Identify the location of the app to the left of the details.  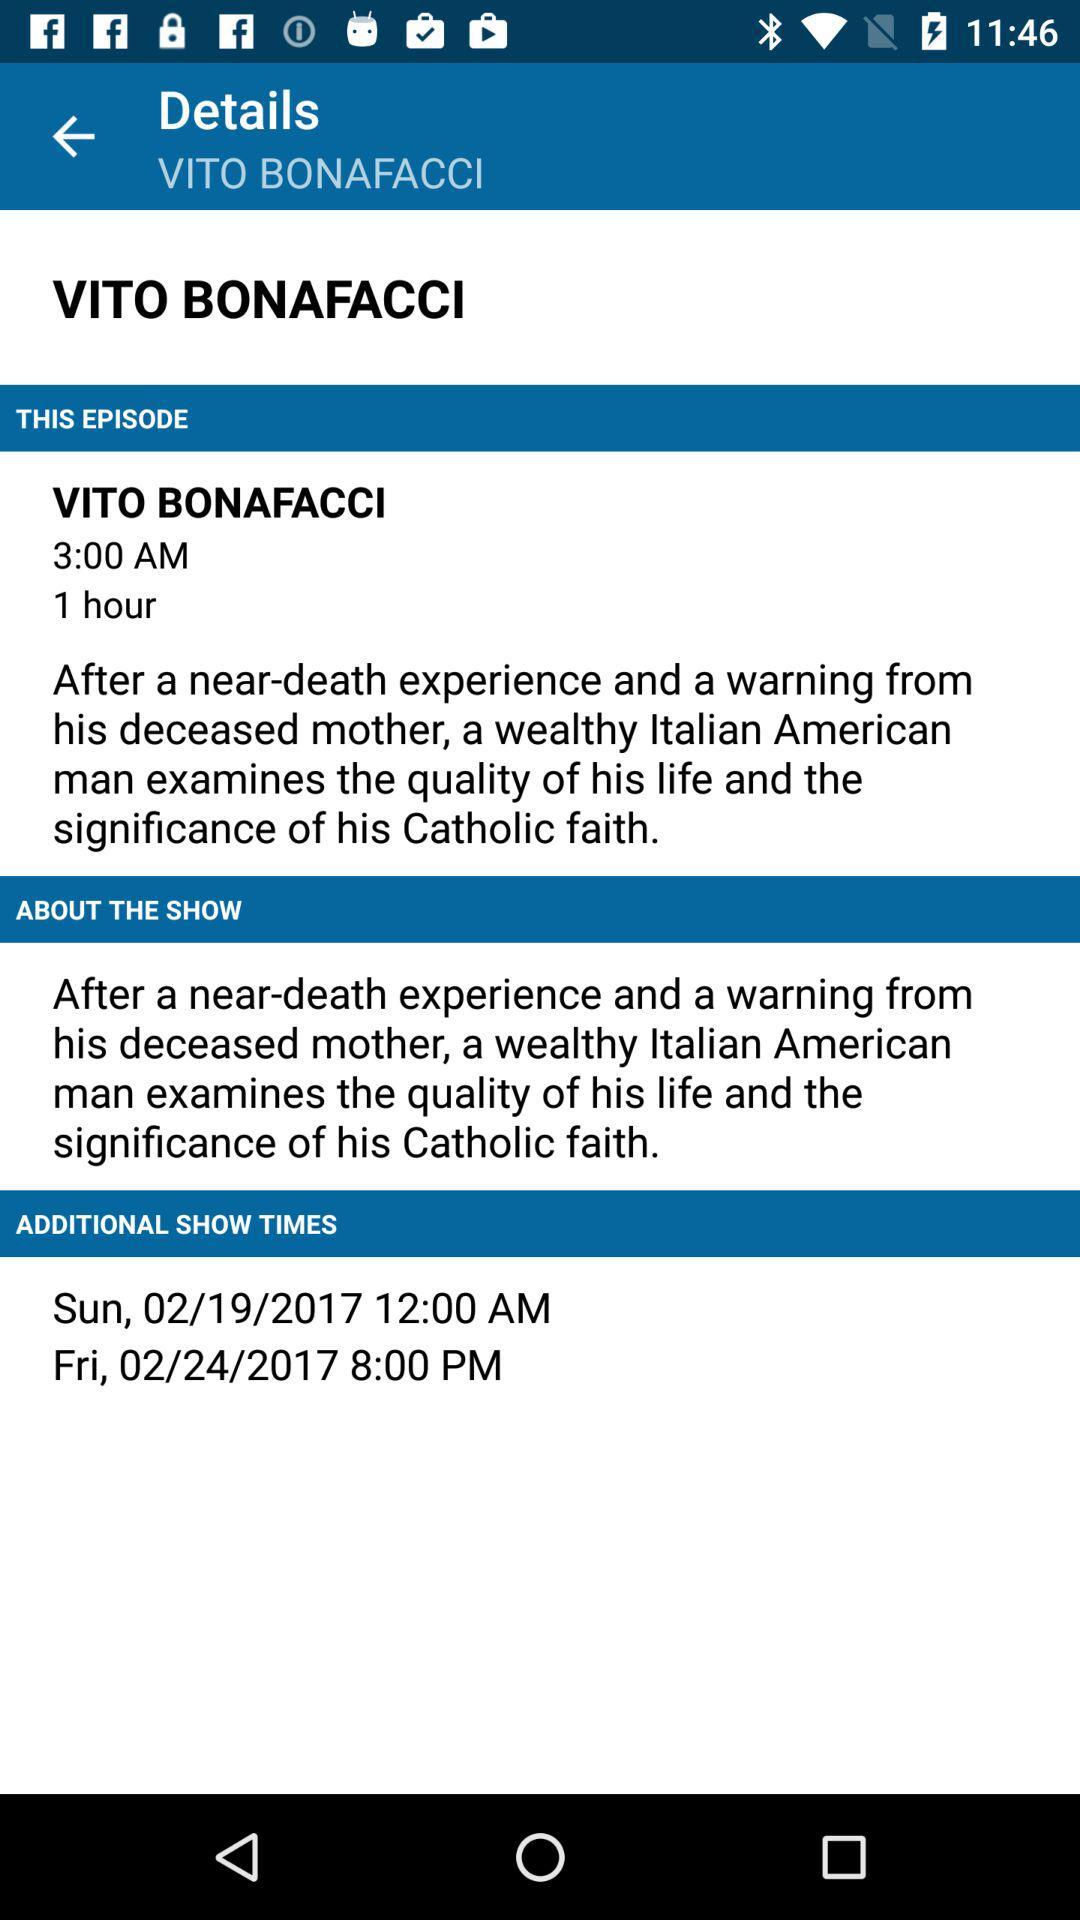
(72, 135).